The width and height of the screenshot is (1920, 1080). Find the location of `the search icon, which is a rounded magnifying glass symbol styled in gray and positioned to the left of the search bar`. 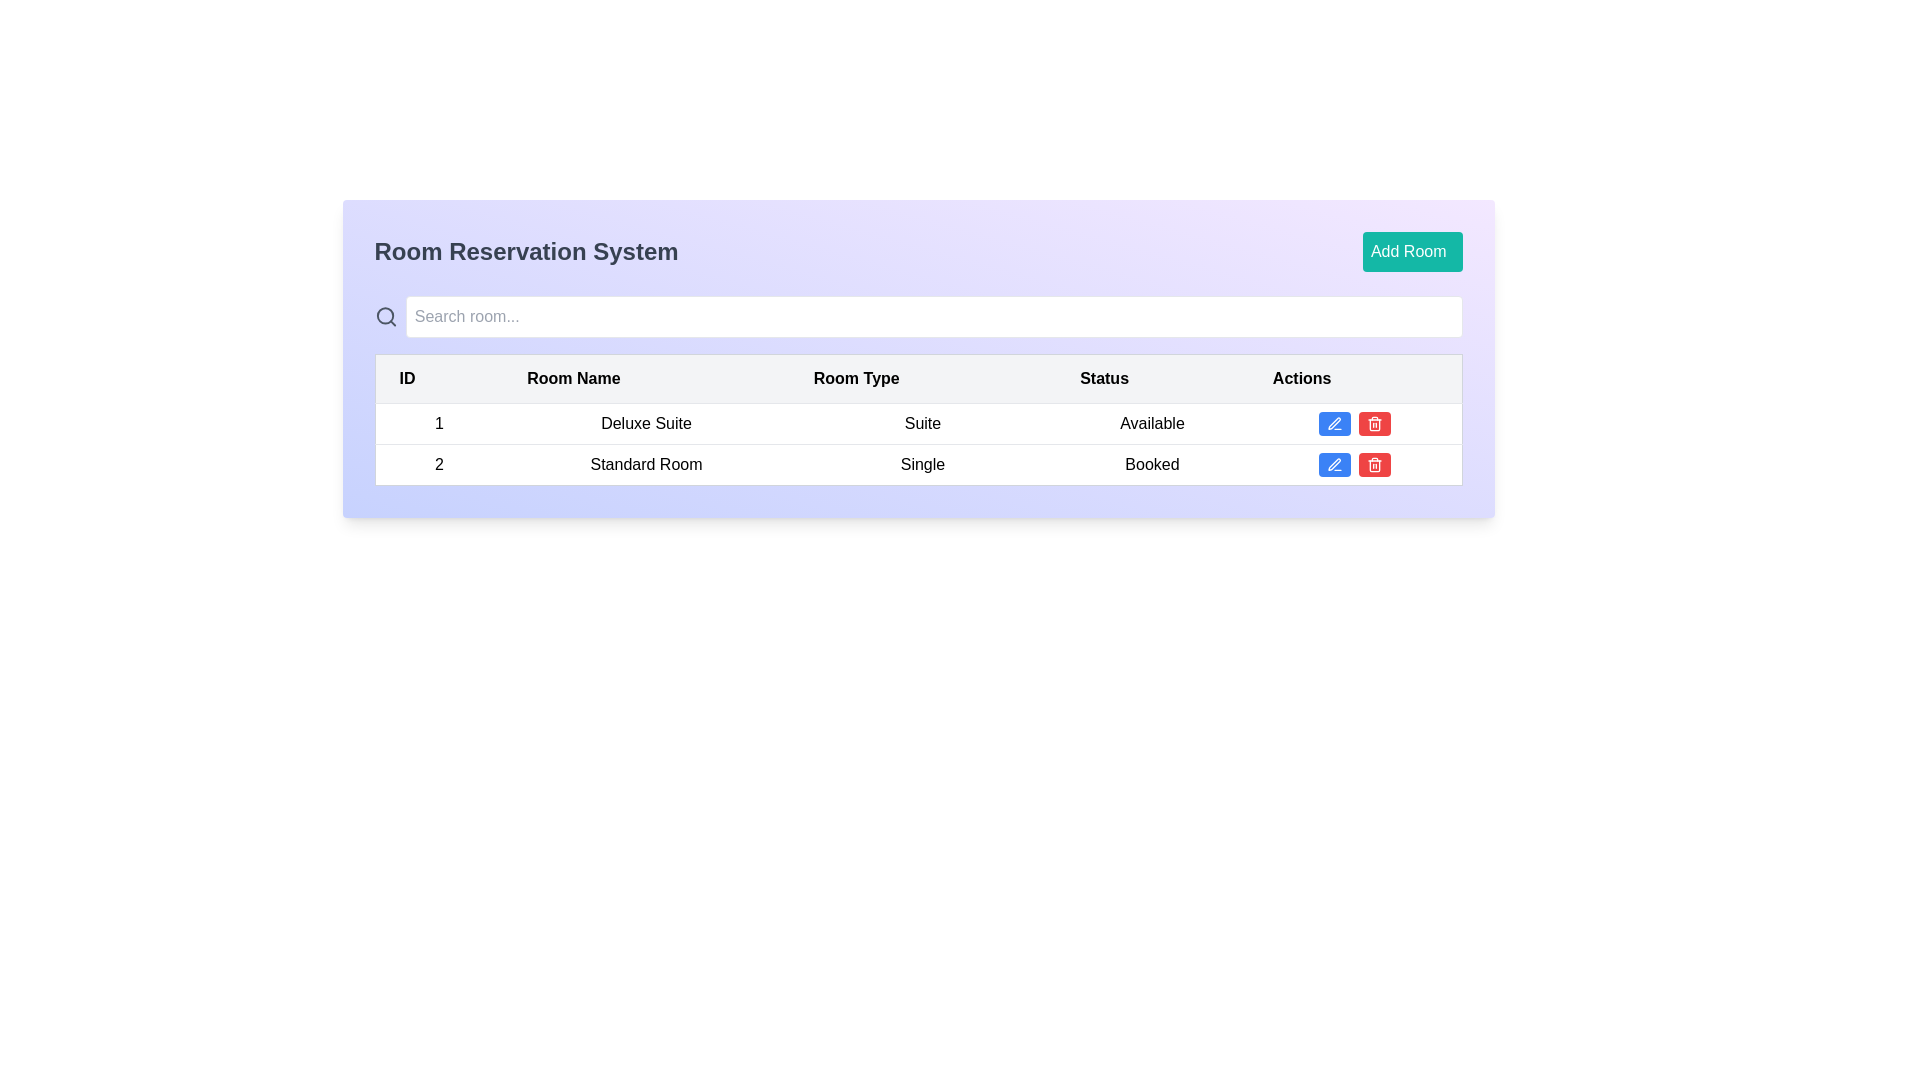

the search icon, which is a rounded magnifying glass symbol styled in gray and positioned to the left of the search bar is located at coordinates (386, 315).